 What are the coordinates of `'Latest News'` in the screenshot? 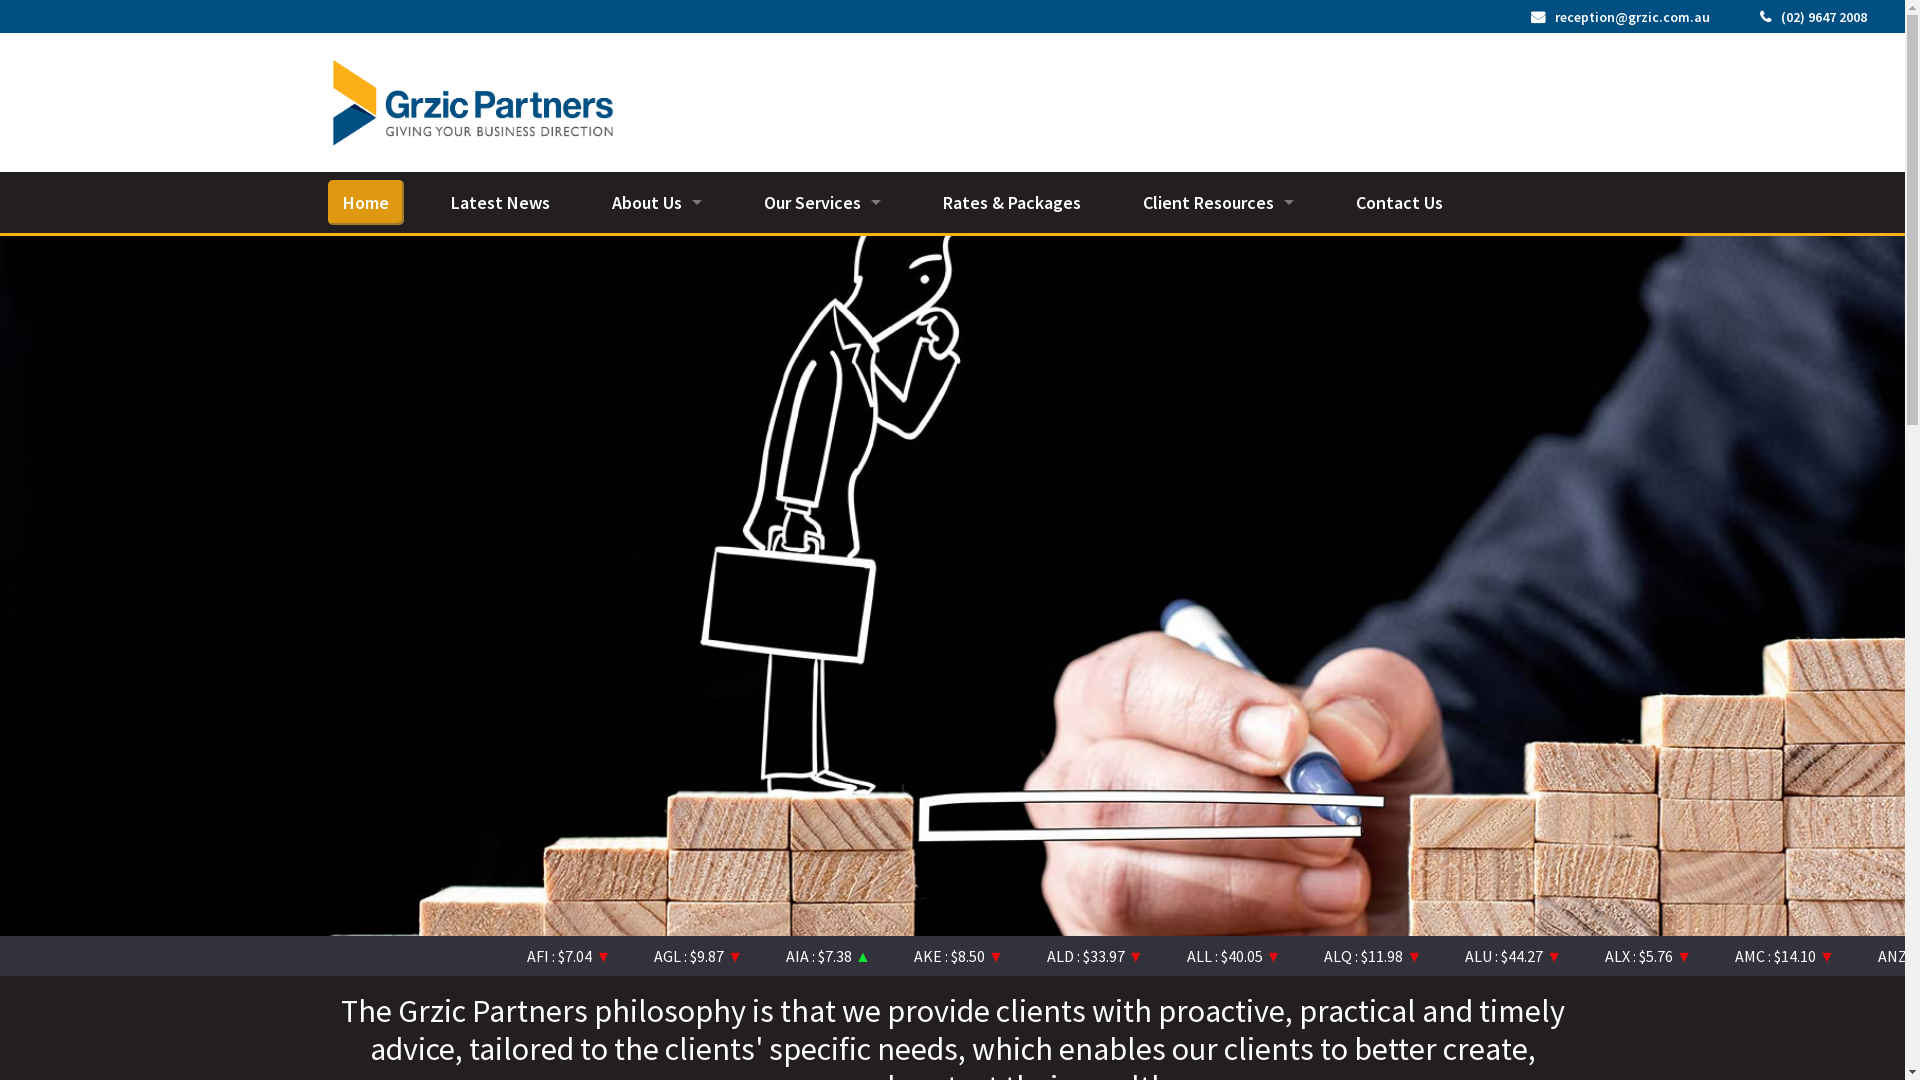 It's located at (435, 202).